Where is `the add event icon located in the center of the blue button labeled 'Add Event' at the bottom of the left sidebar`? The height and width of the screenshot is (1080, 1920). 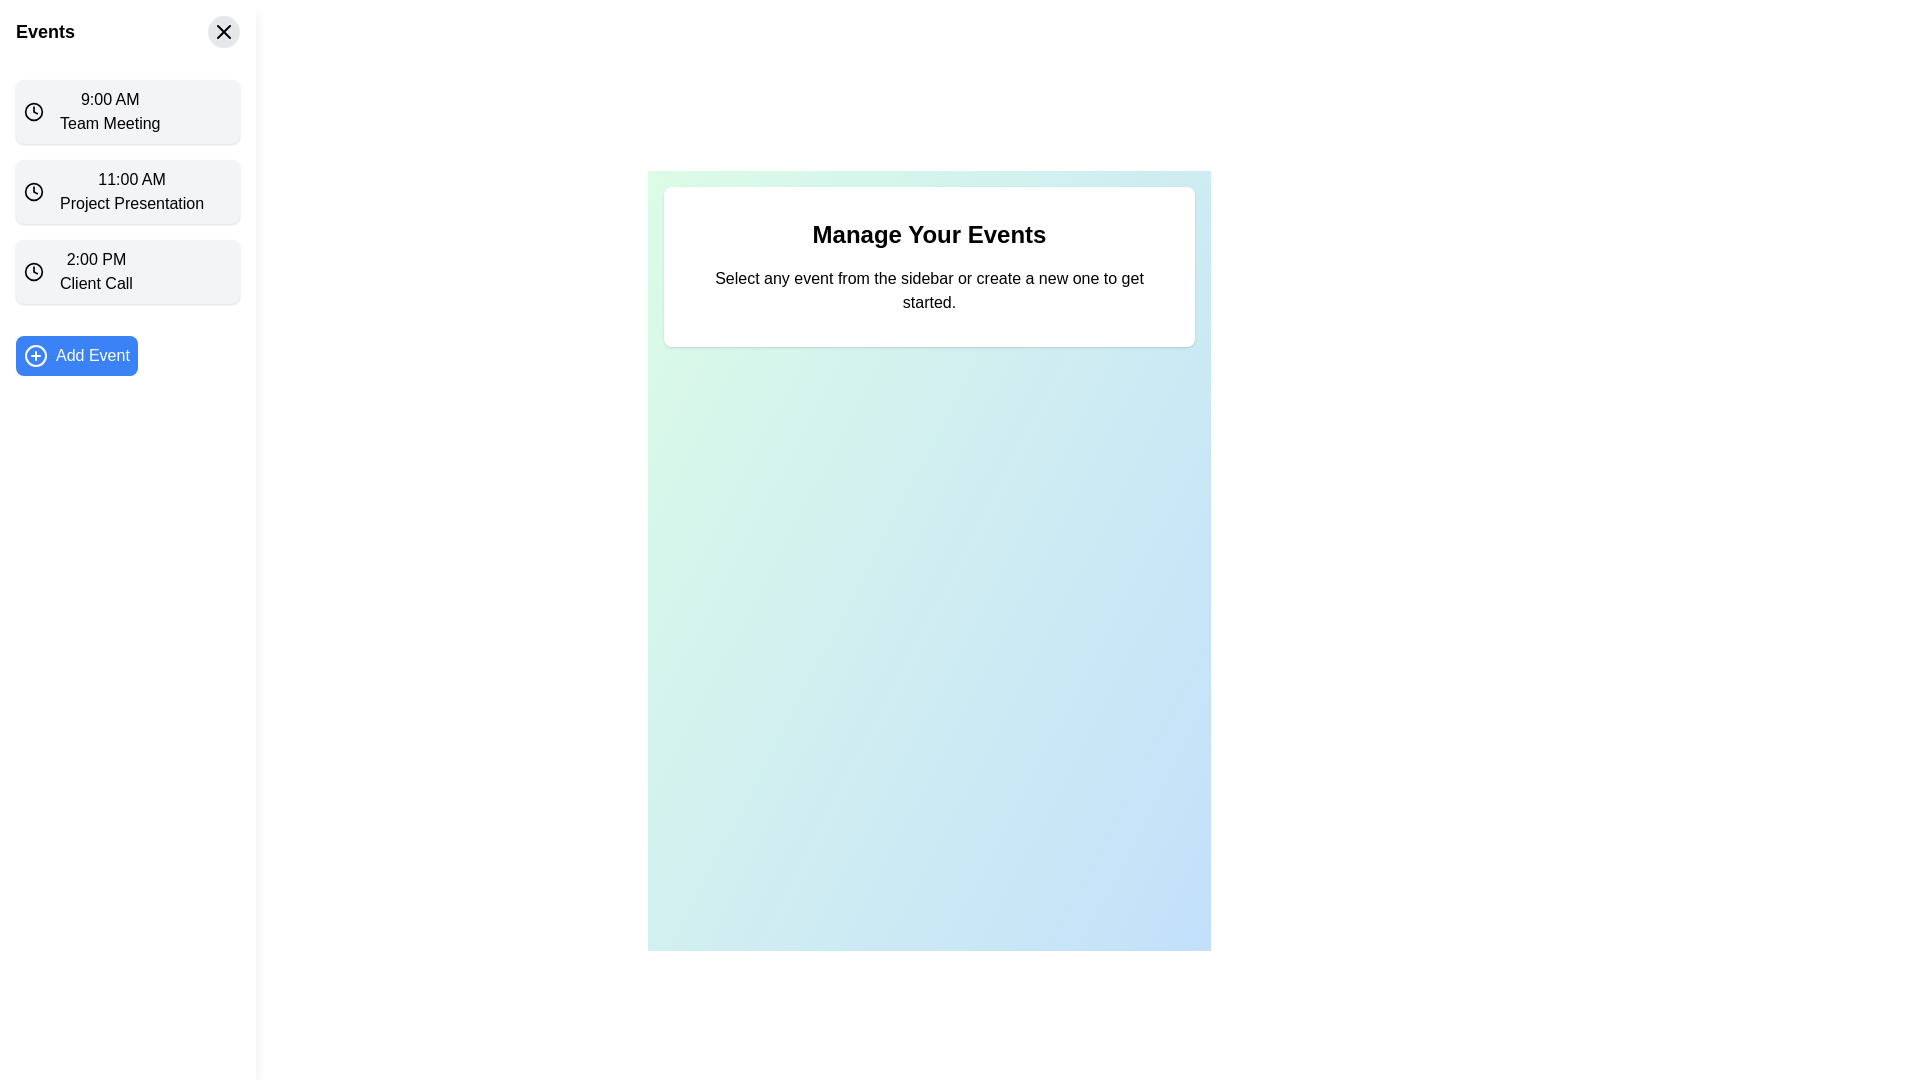 the add event icon located in the center of the blue button labeled 'Add Event' at the bottom of the left sidebar is located at coordinates (35, 354).